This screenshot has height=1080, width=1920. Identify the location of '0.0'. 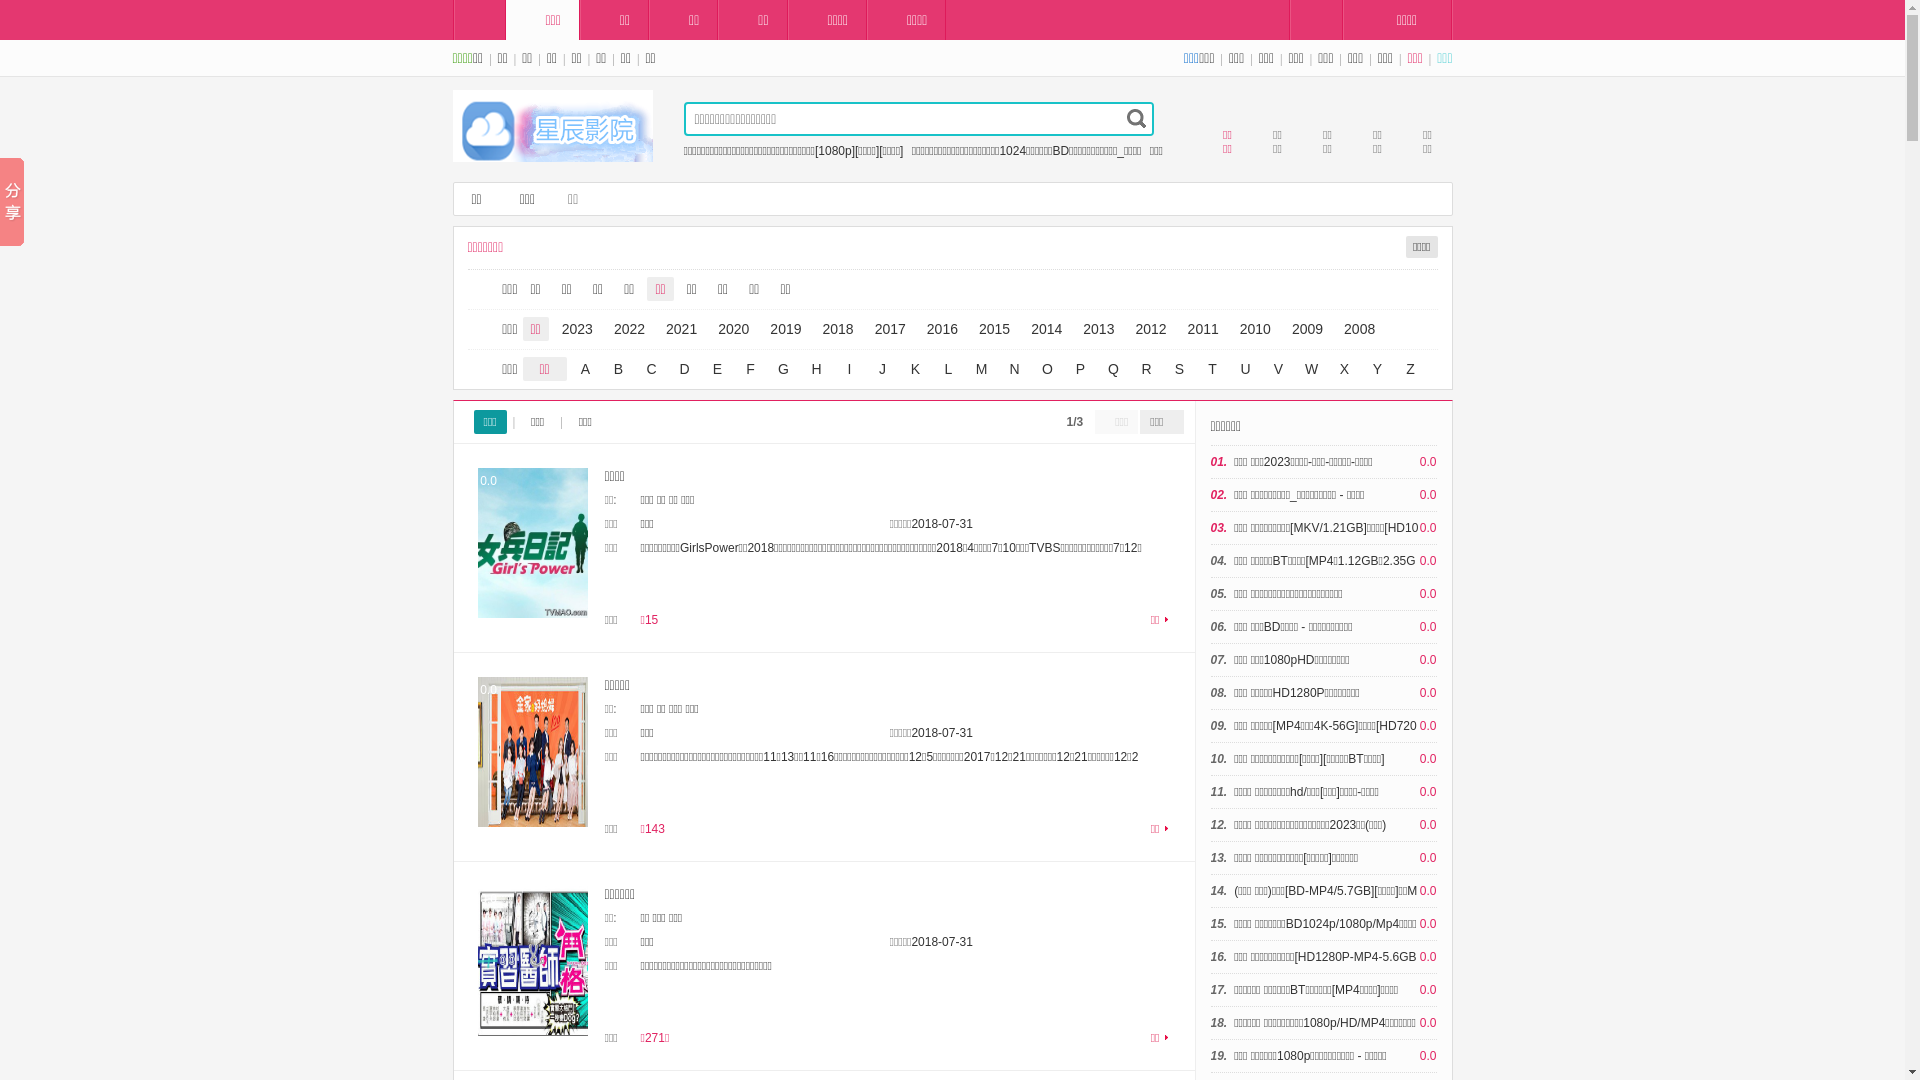
(532, 752).